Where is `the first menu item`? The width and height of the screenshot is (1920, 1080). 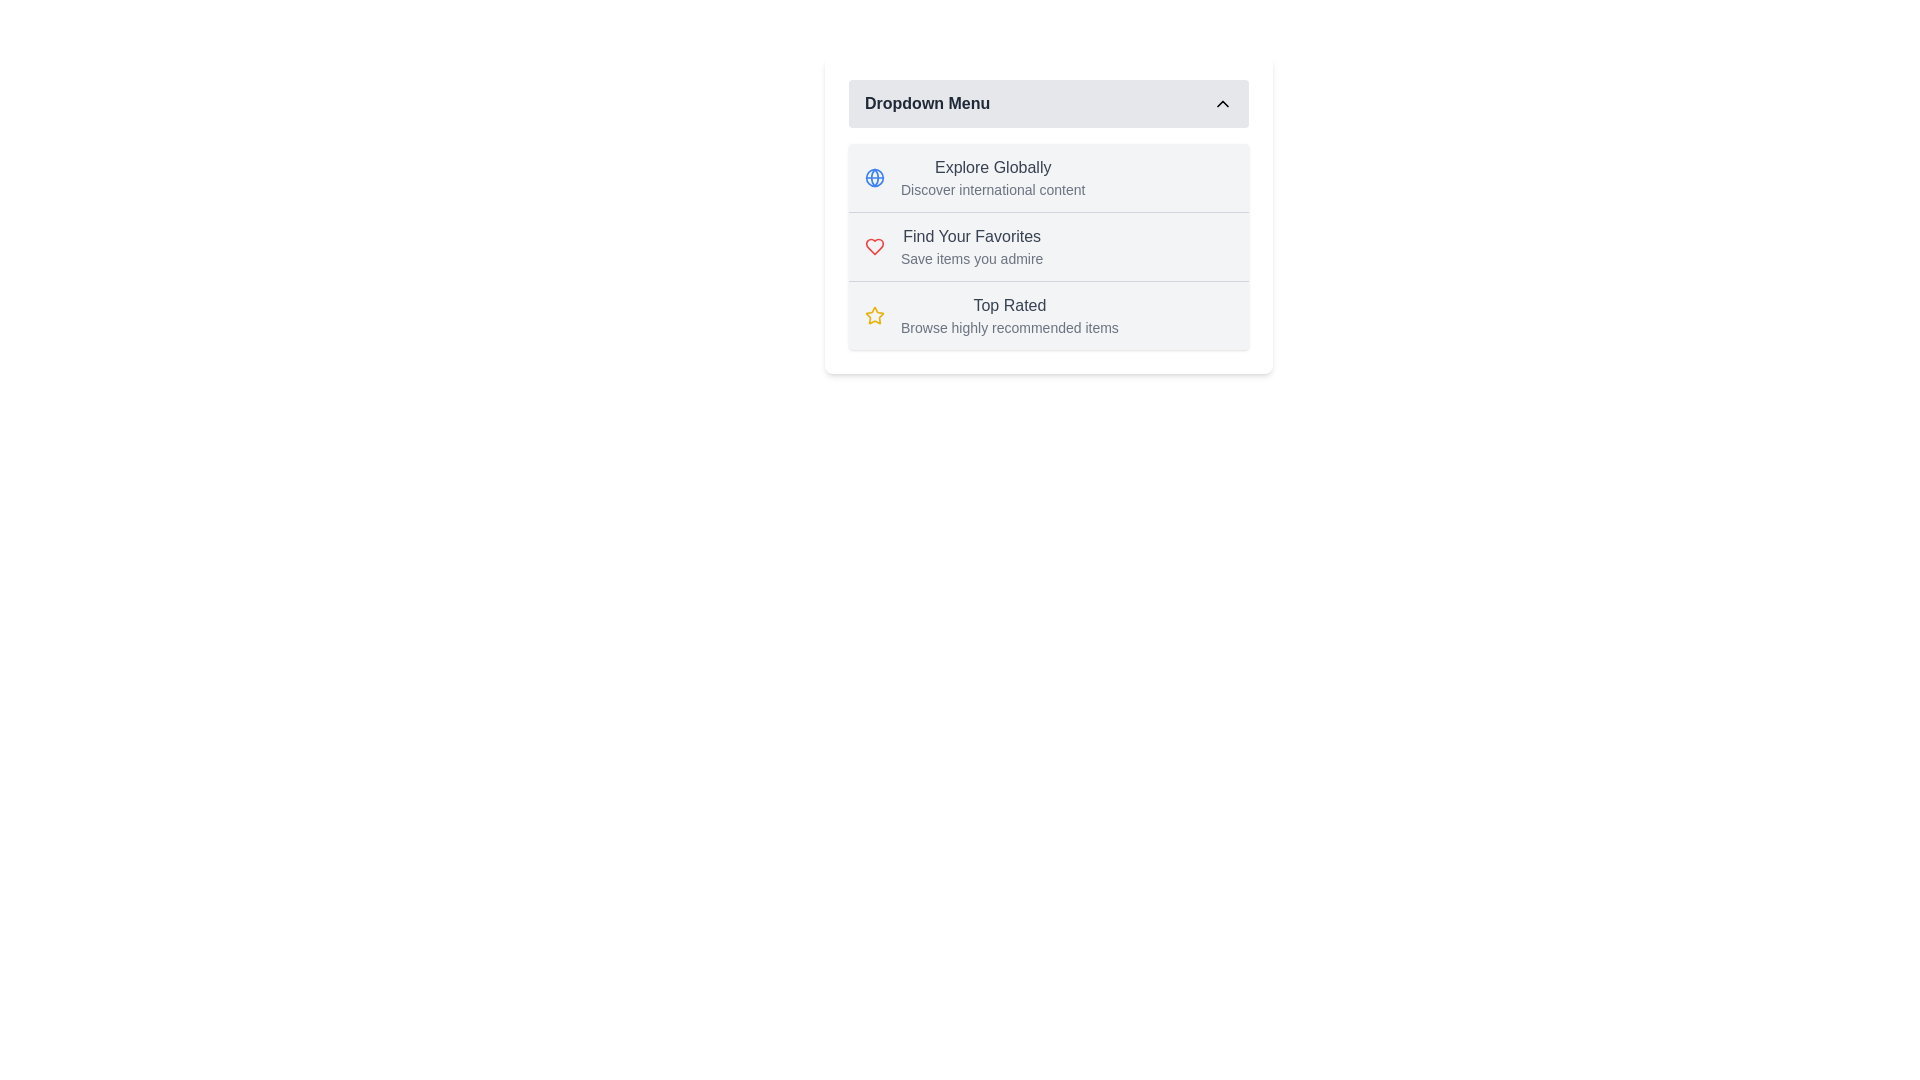 the first menu item is located at coordinates (1048, 176).